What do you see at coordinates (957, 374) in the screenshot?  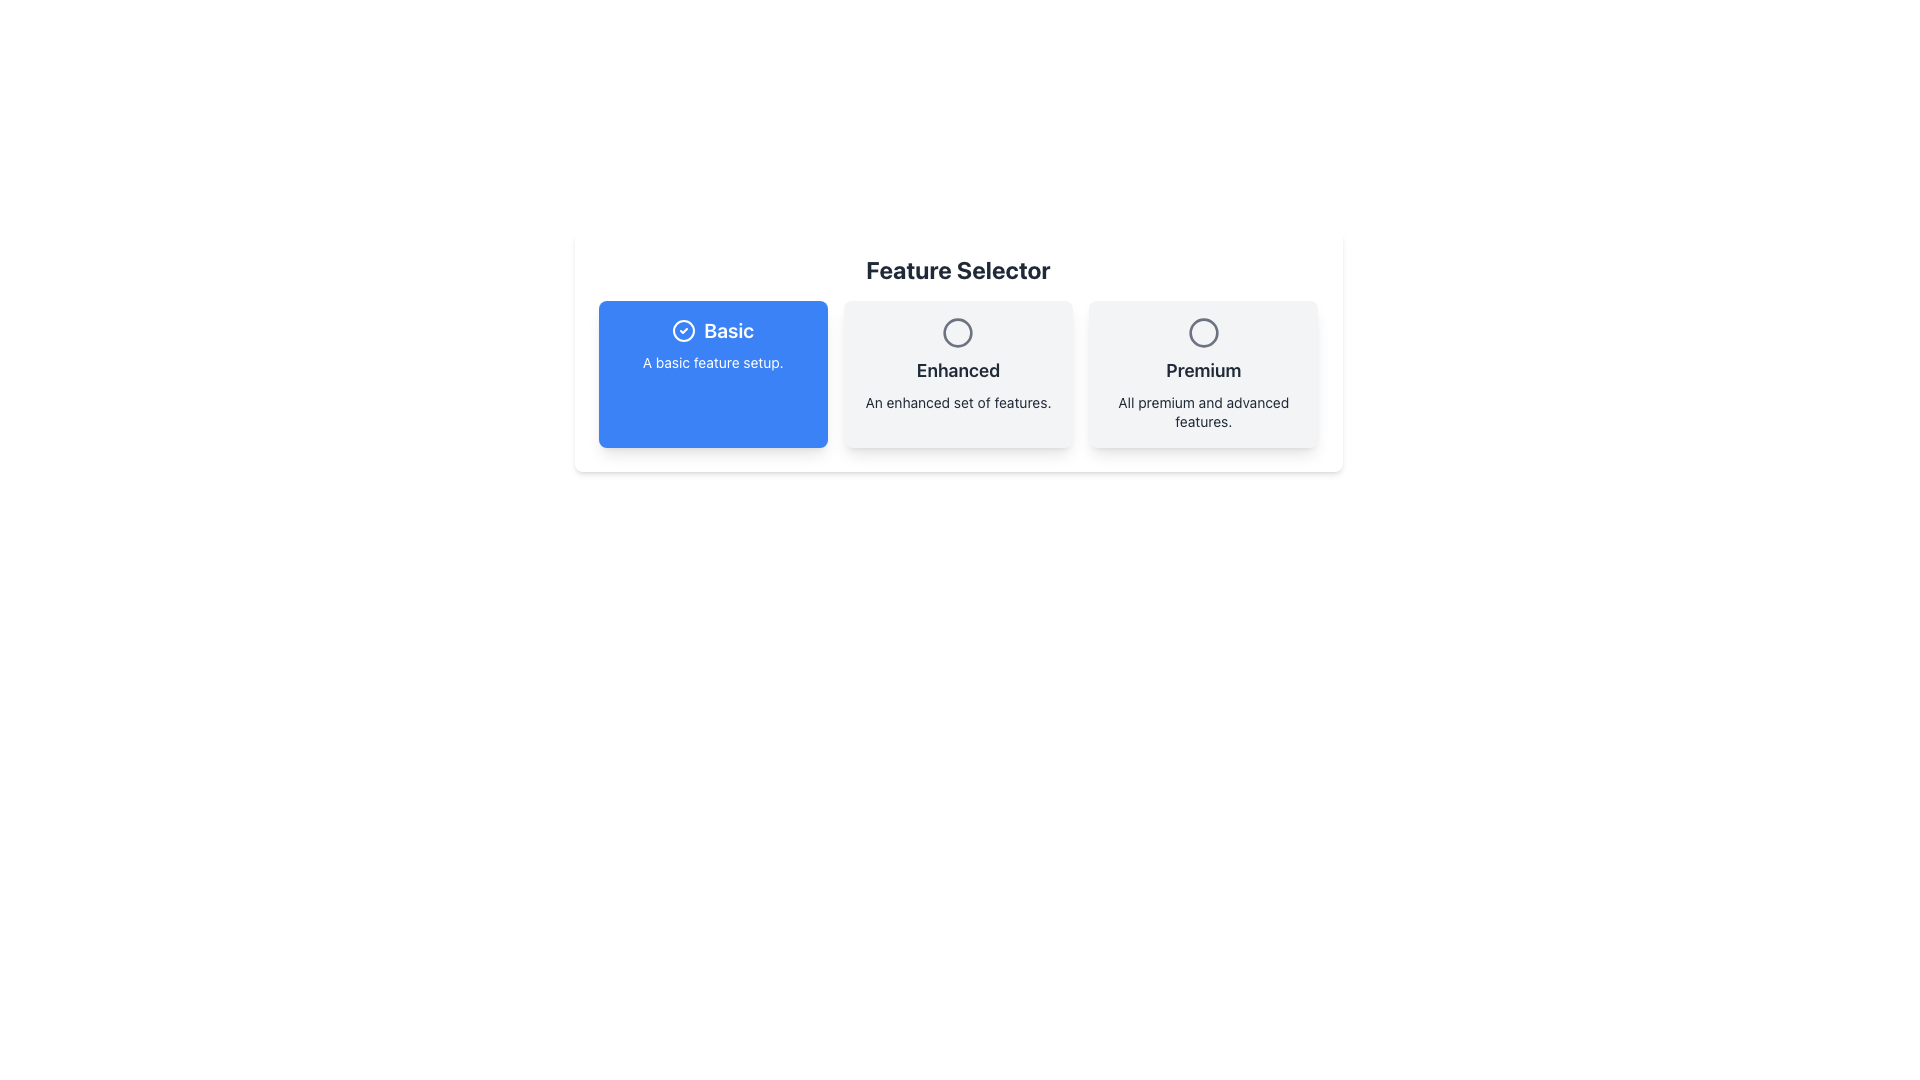 I see `the middle option 'Enhanced' in the Interactive selection grid located under the title 'Feature Selector'` at bounding box center [957, 374].